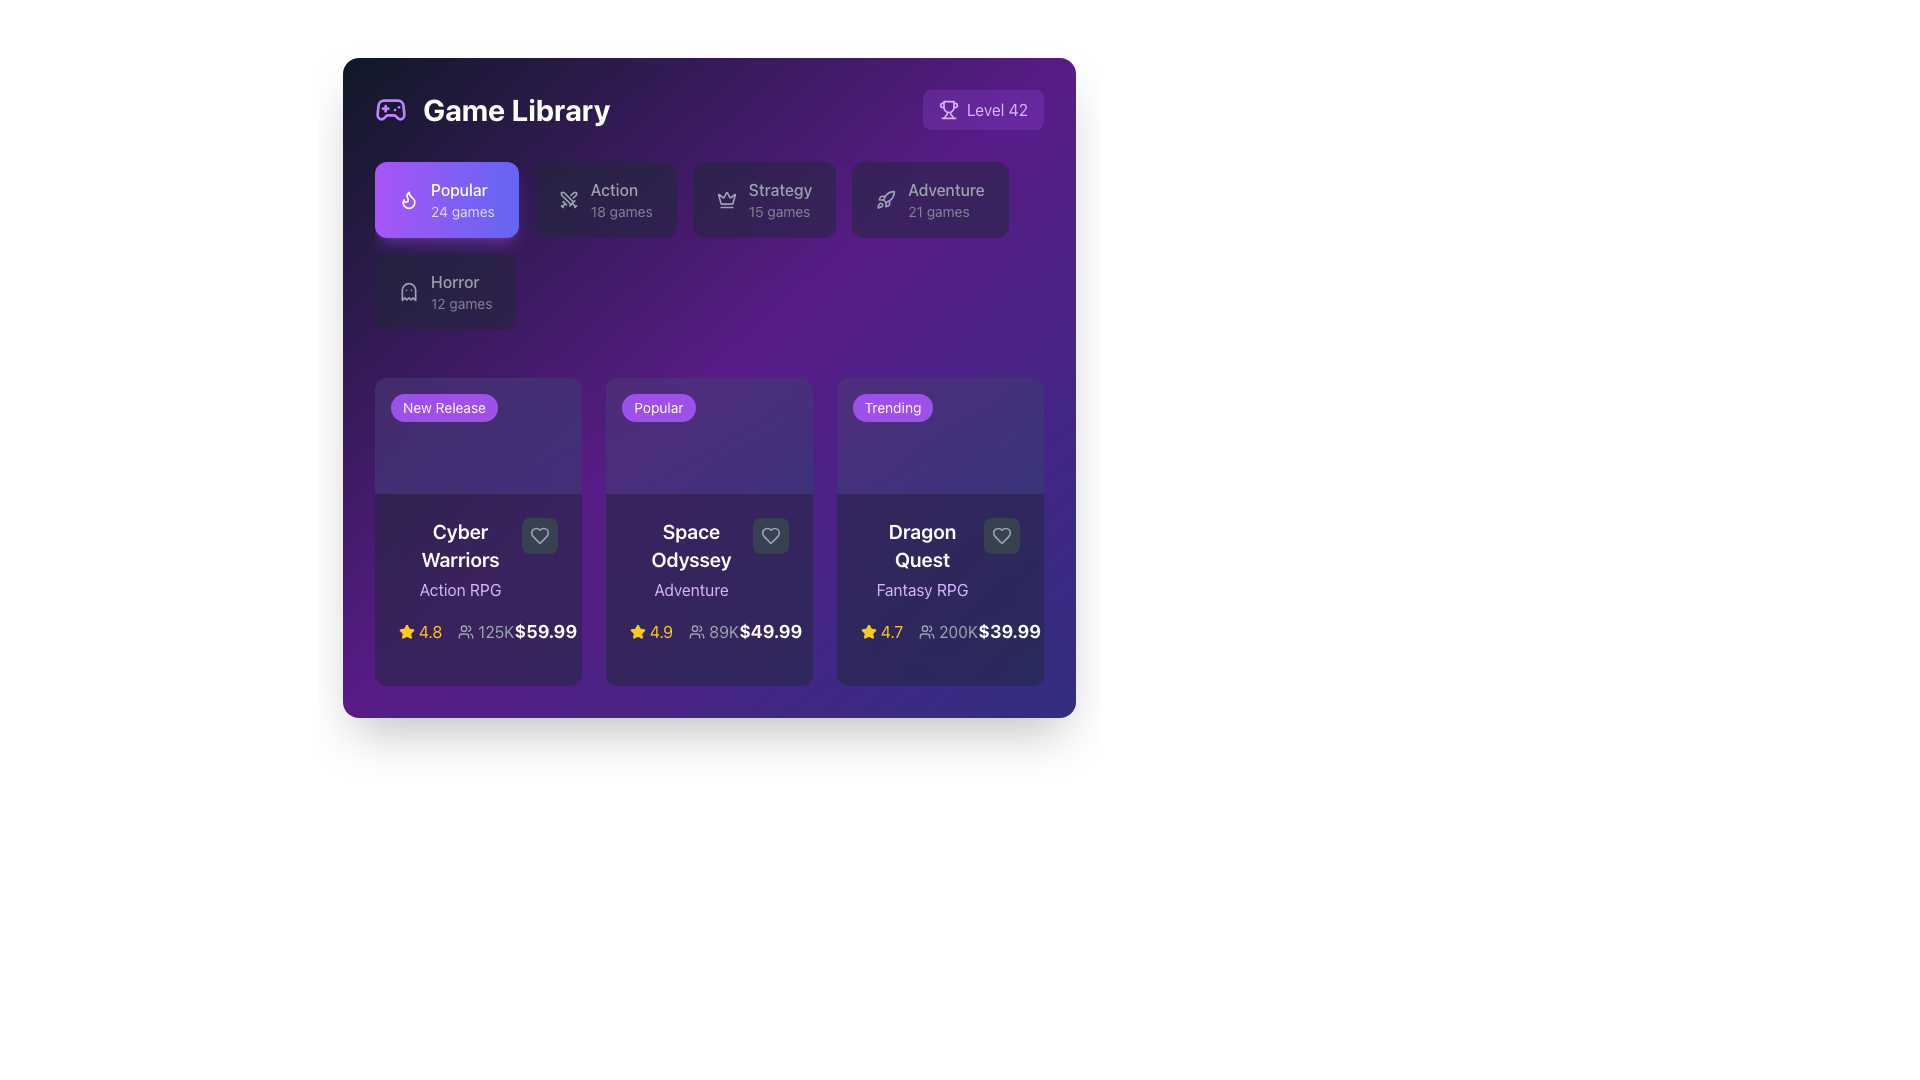 This screenshot has height=1080, width=1920. I want to click on the star icon indicating a rating of '4.9' located in the details section of the 'Space Odyssey' card, positioned at the bottom left of the card, so click(637, 632).